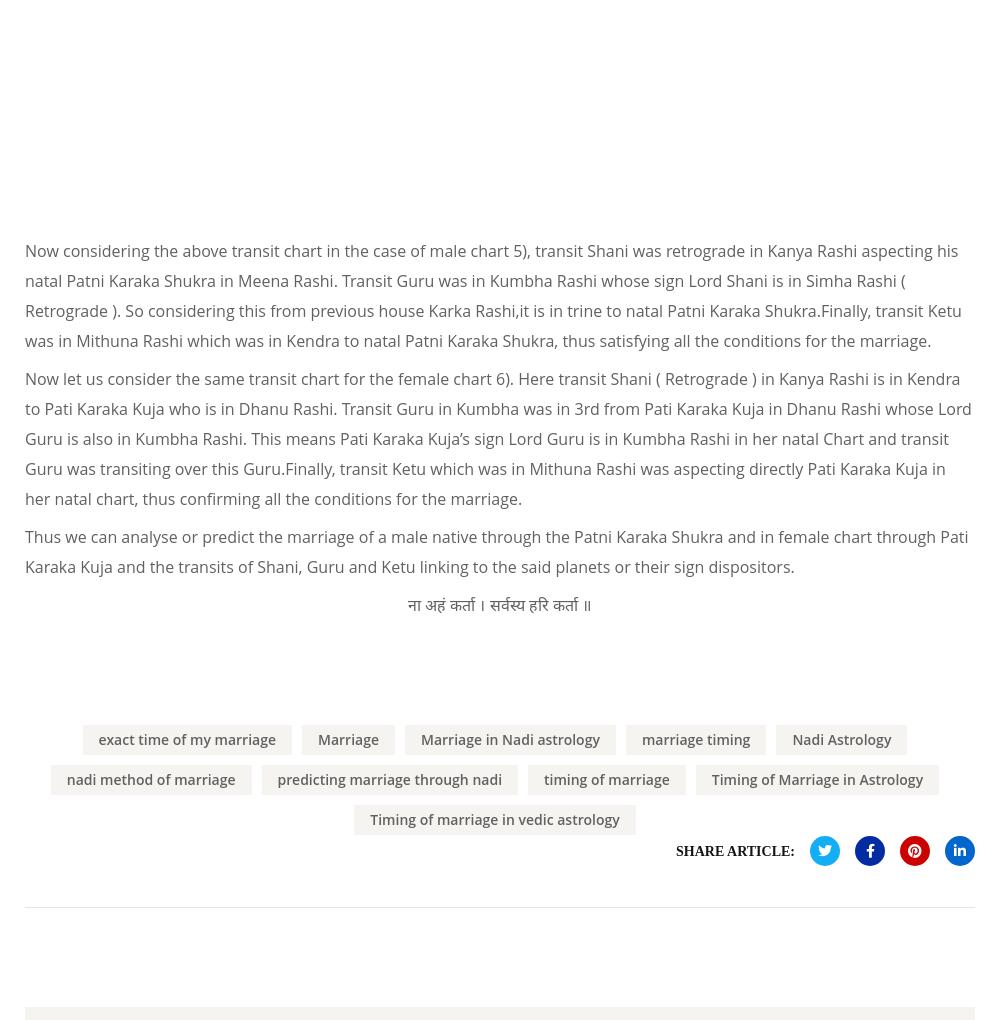 Image resolution: width=1000 pixels, height=1020 pixels. What do you see at coordinates (347, 738) in the screenshot?
I see `'Marriage'` at bounding box center [347, 738].